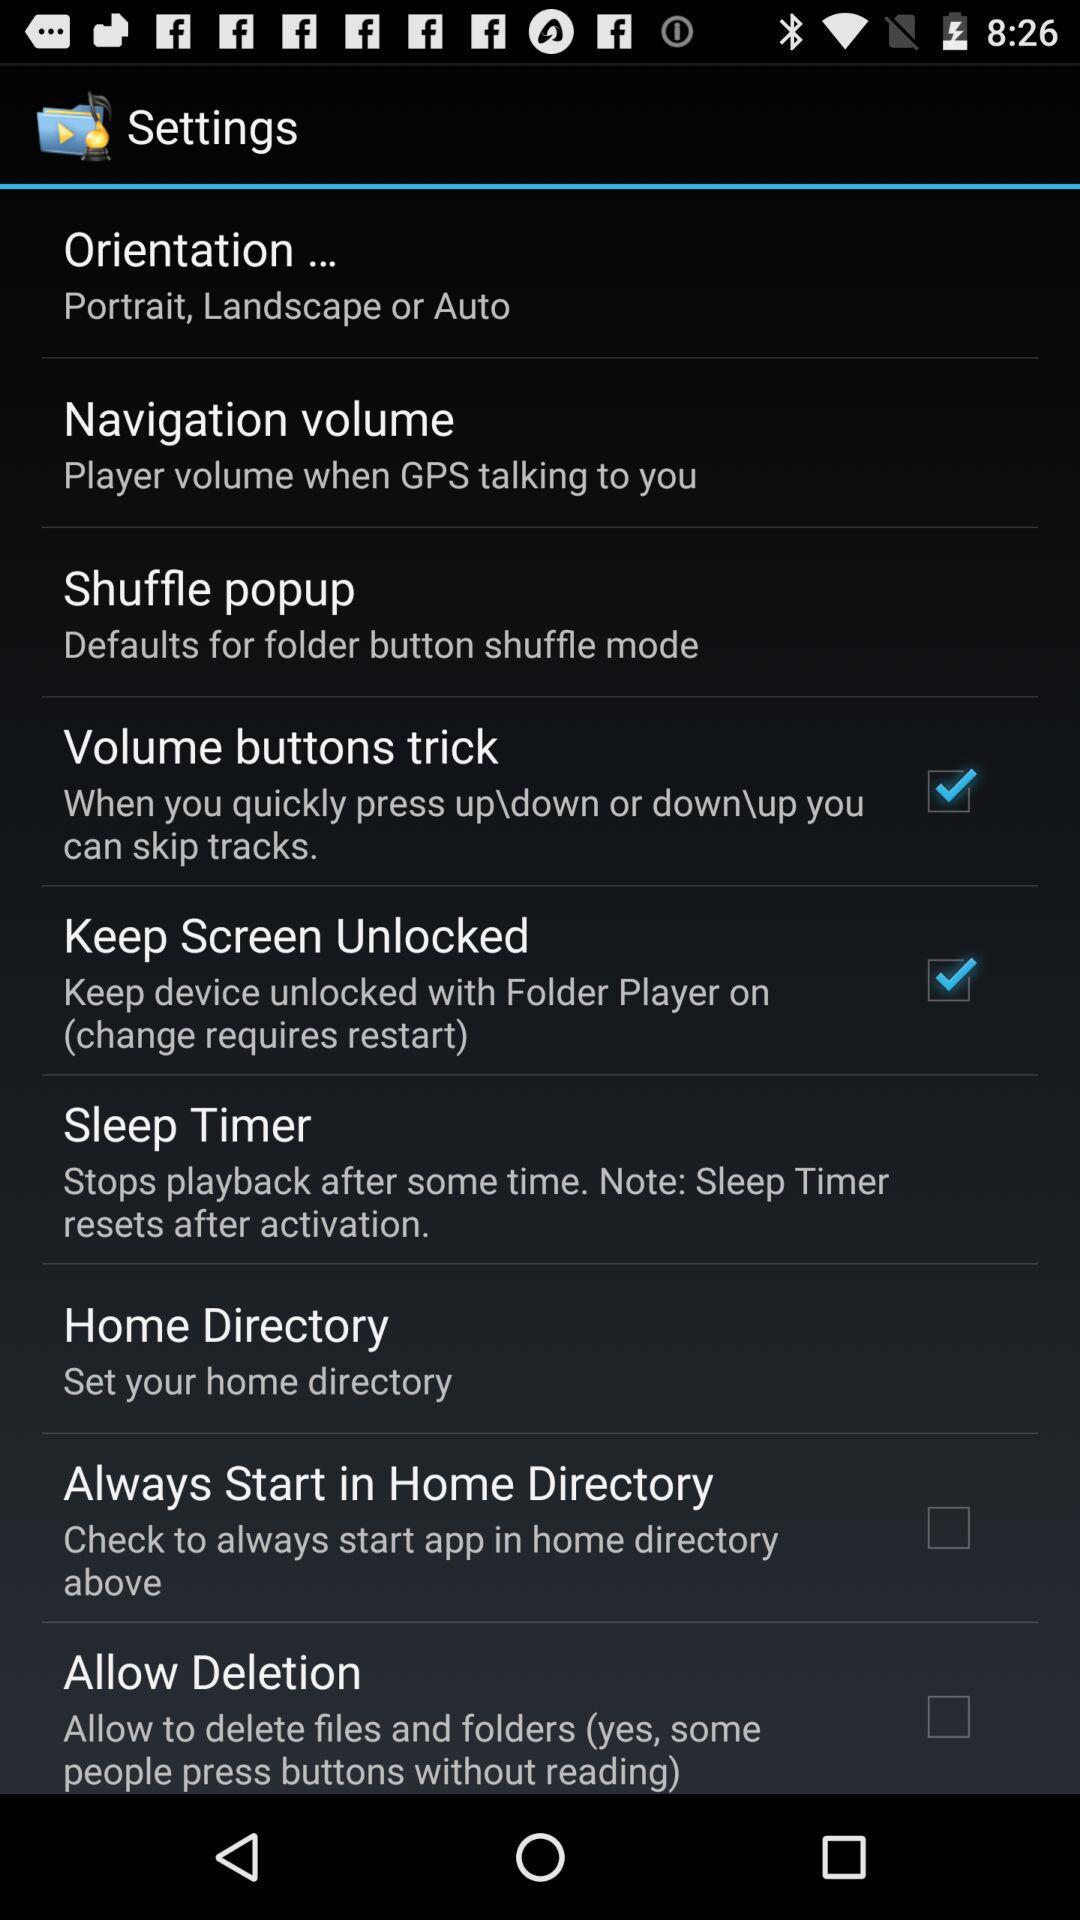 The width and height of the screenshot is (1080, 1920). What do you see at coordinates (463, 1558) in the screenshot?
I see `check to always item` at bounding box center [463, 1558].